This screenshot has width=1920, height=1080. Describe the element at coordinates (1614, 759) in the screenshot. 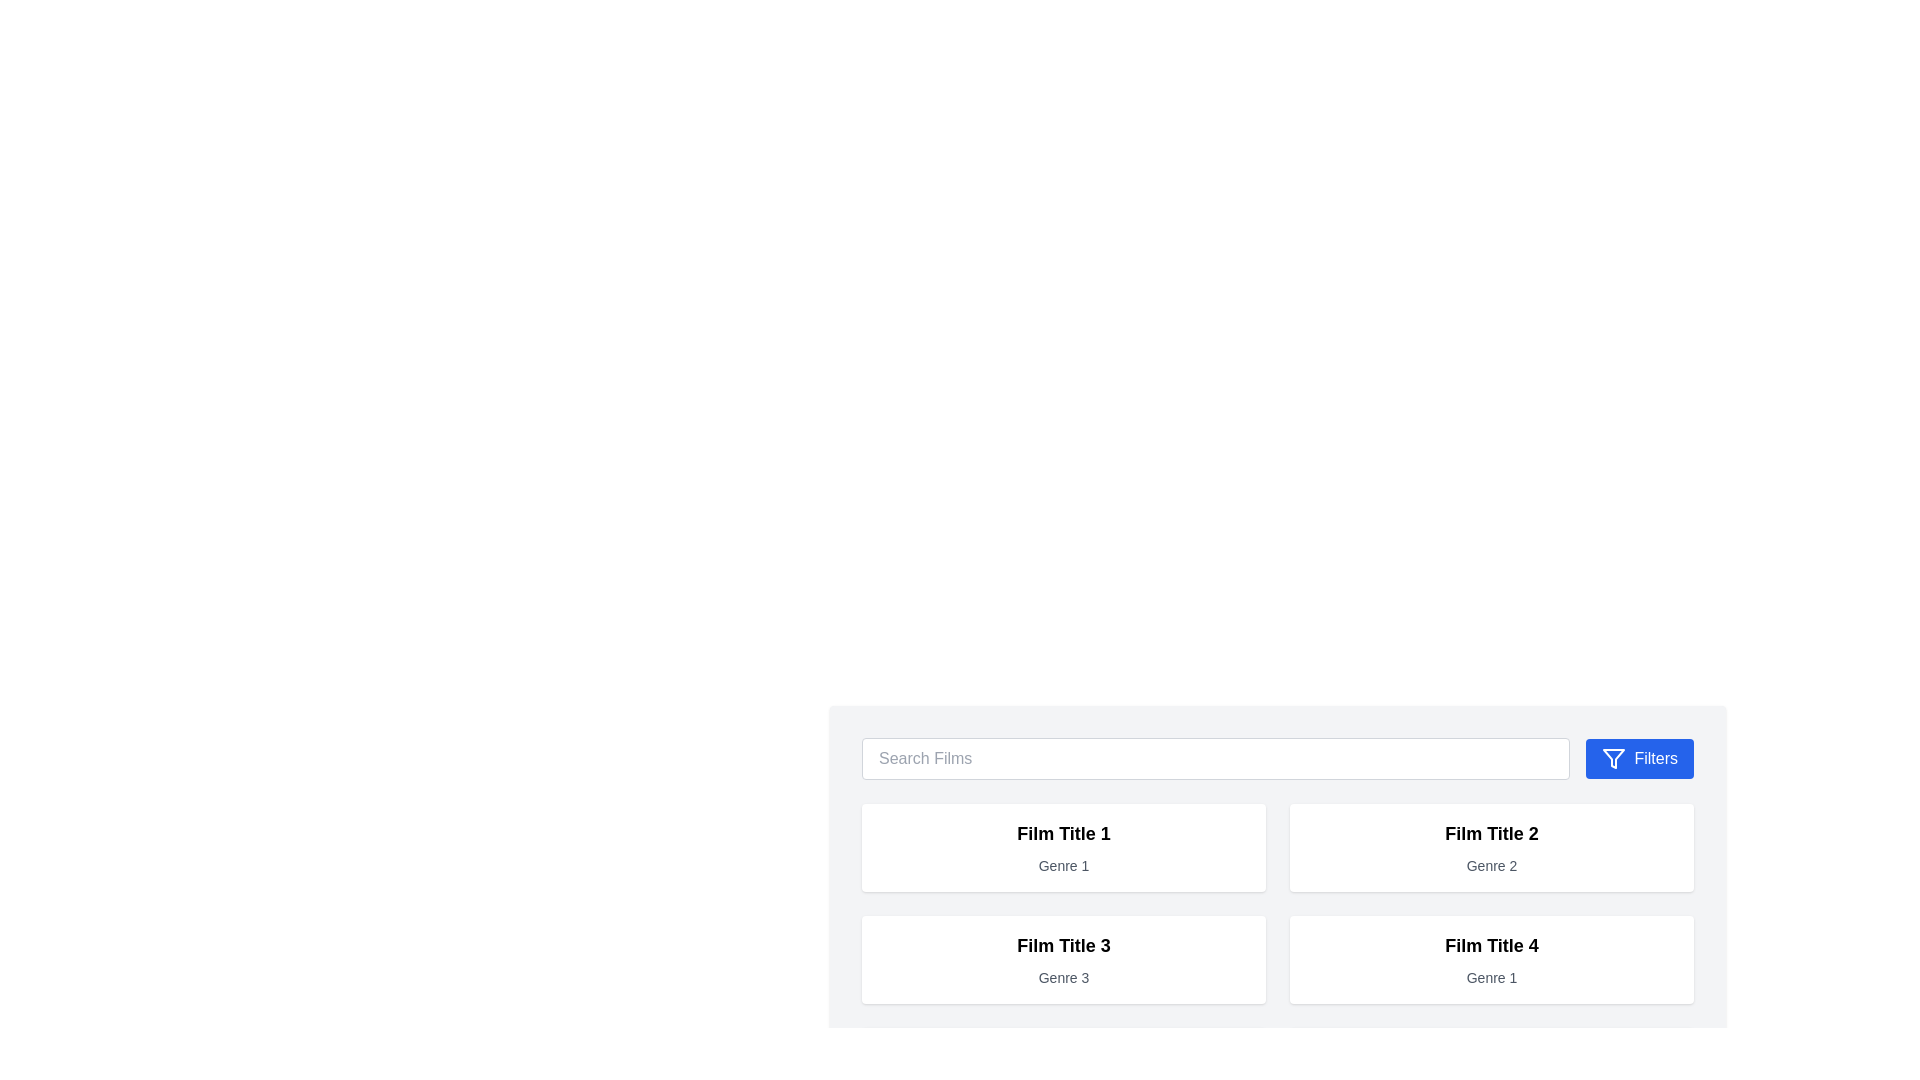

I see `the filter SVG icon located within the 'Filters' button in the top-right portion of the grid layout, which is adjacent to the search bar` at that location.